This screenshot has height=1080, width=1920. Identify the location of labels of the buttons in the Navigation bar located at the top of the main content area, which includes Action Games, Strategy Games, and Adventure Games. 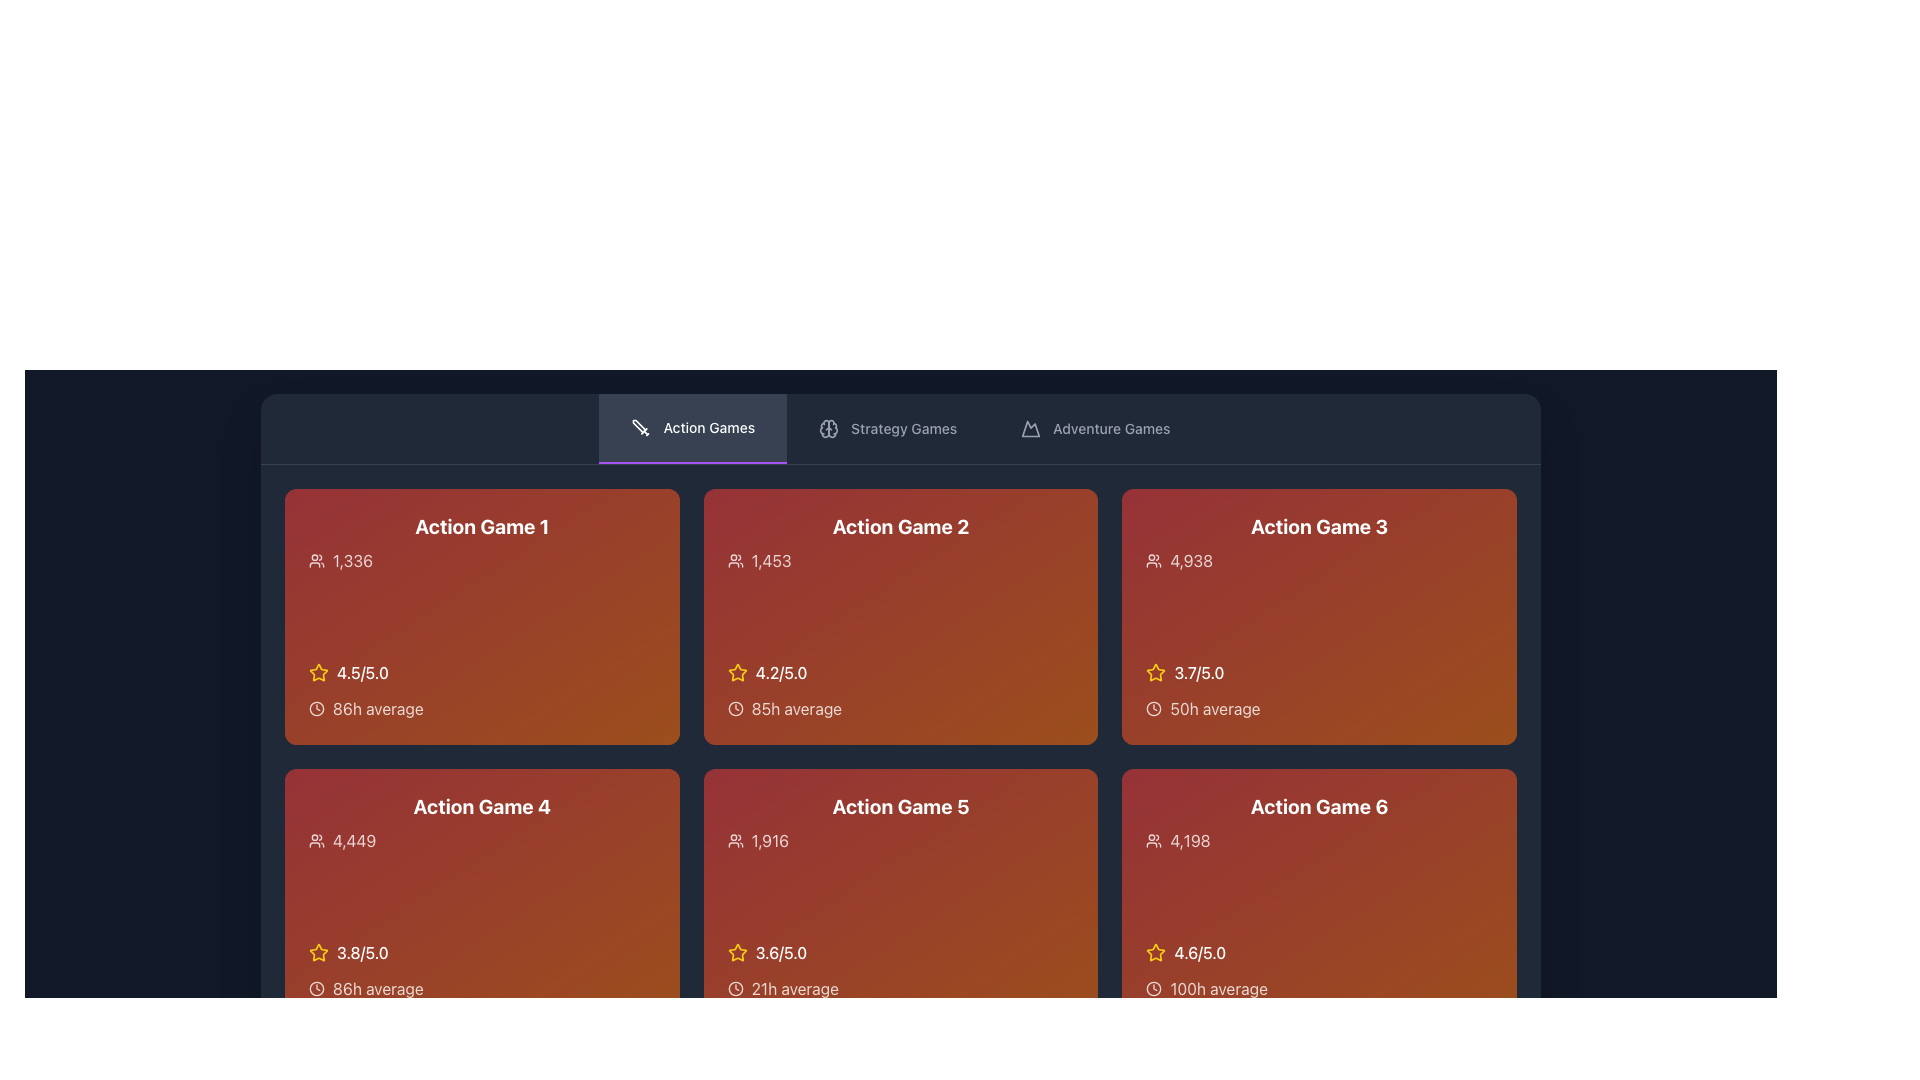
(900, 428).